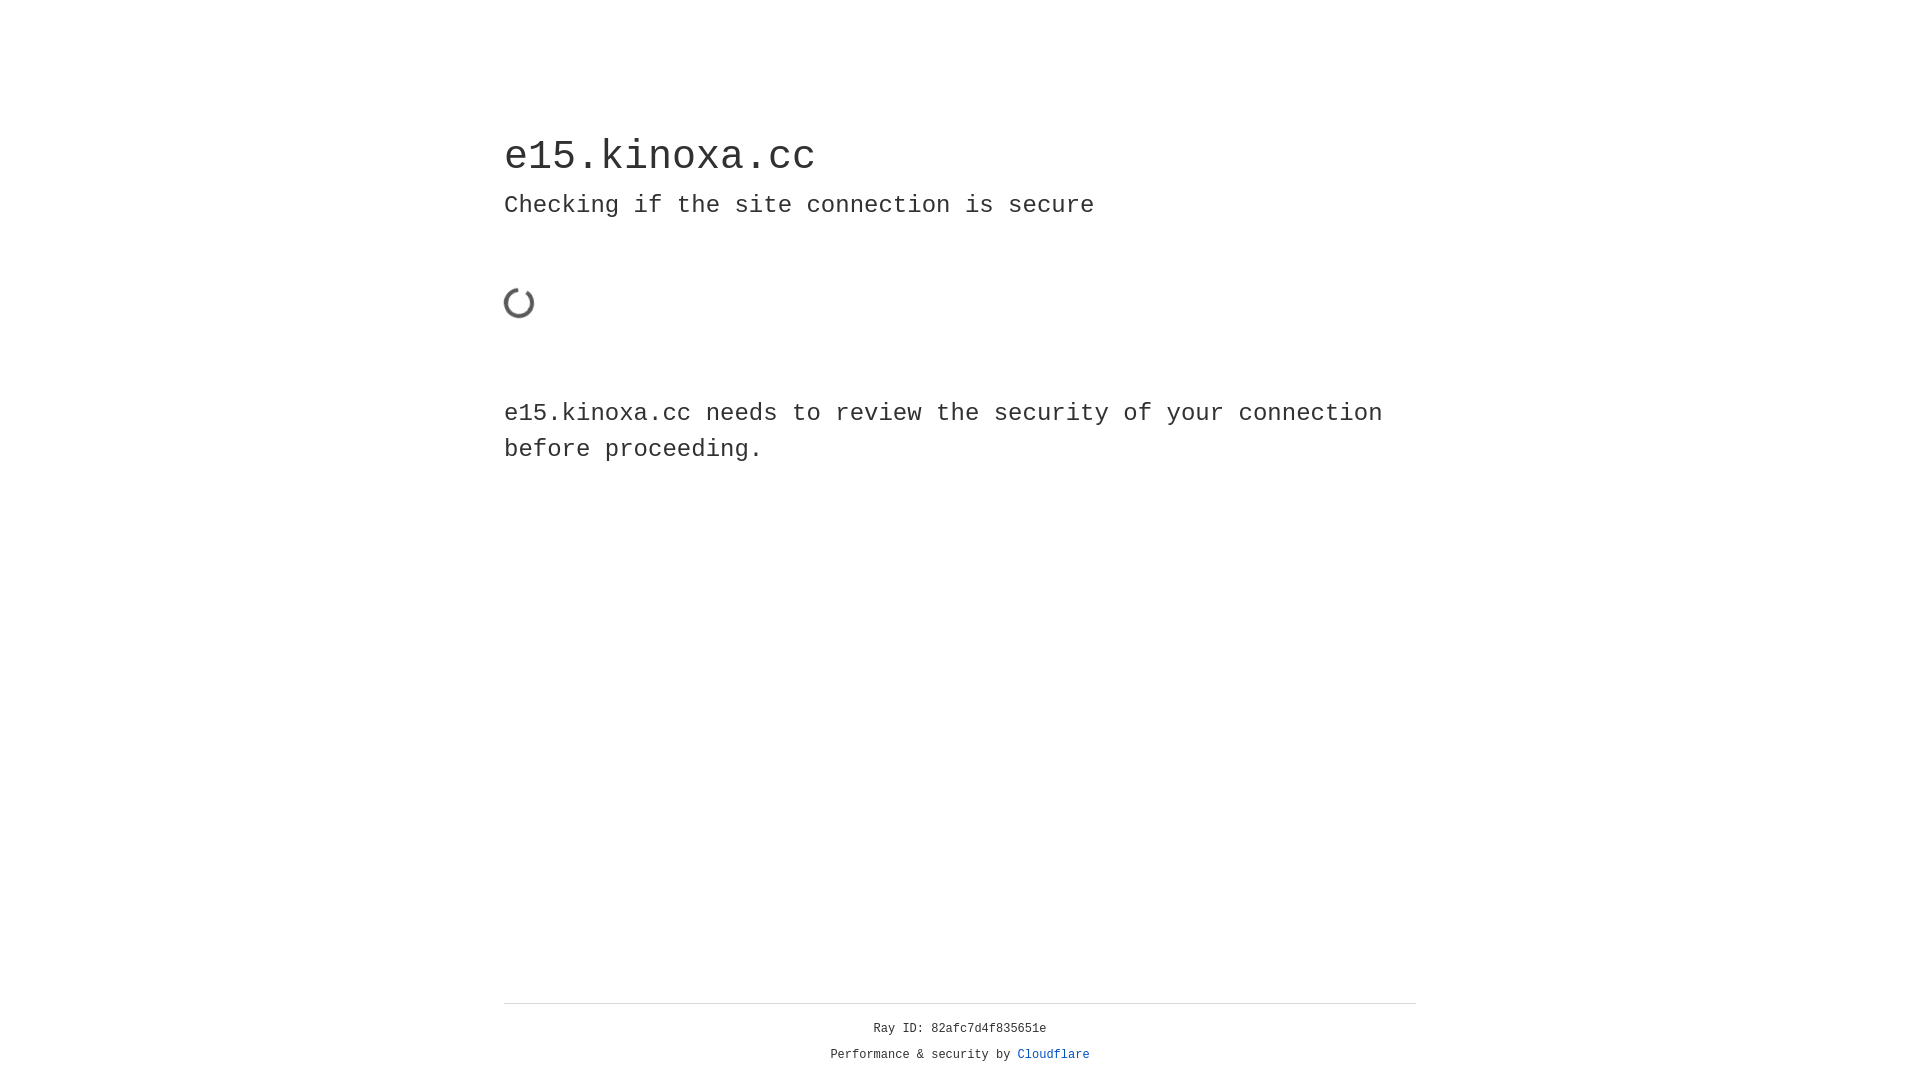 The height and width of the screenshot is (1080, 1920). I want to click on 'Cloudflare', so click(1053, 1054).